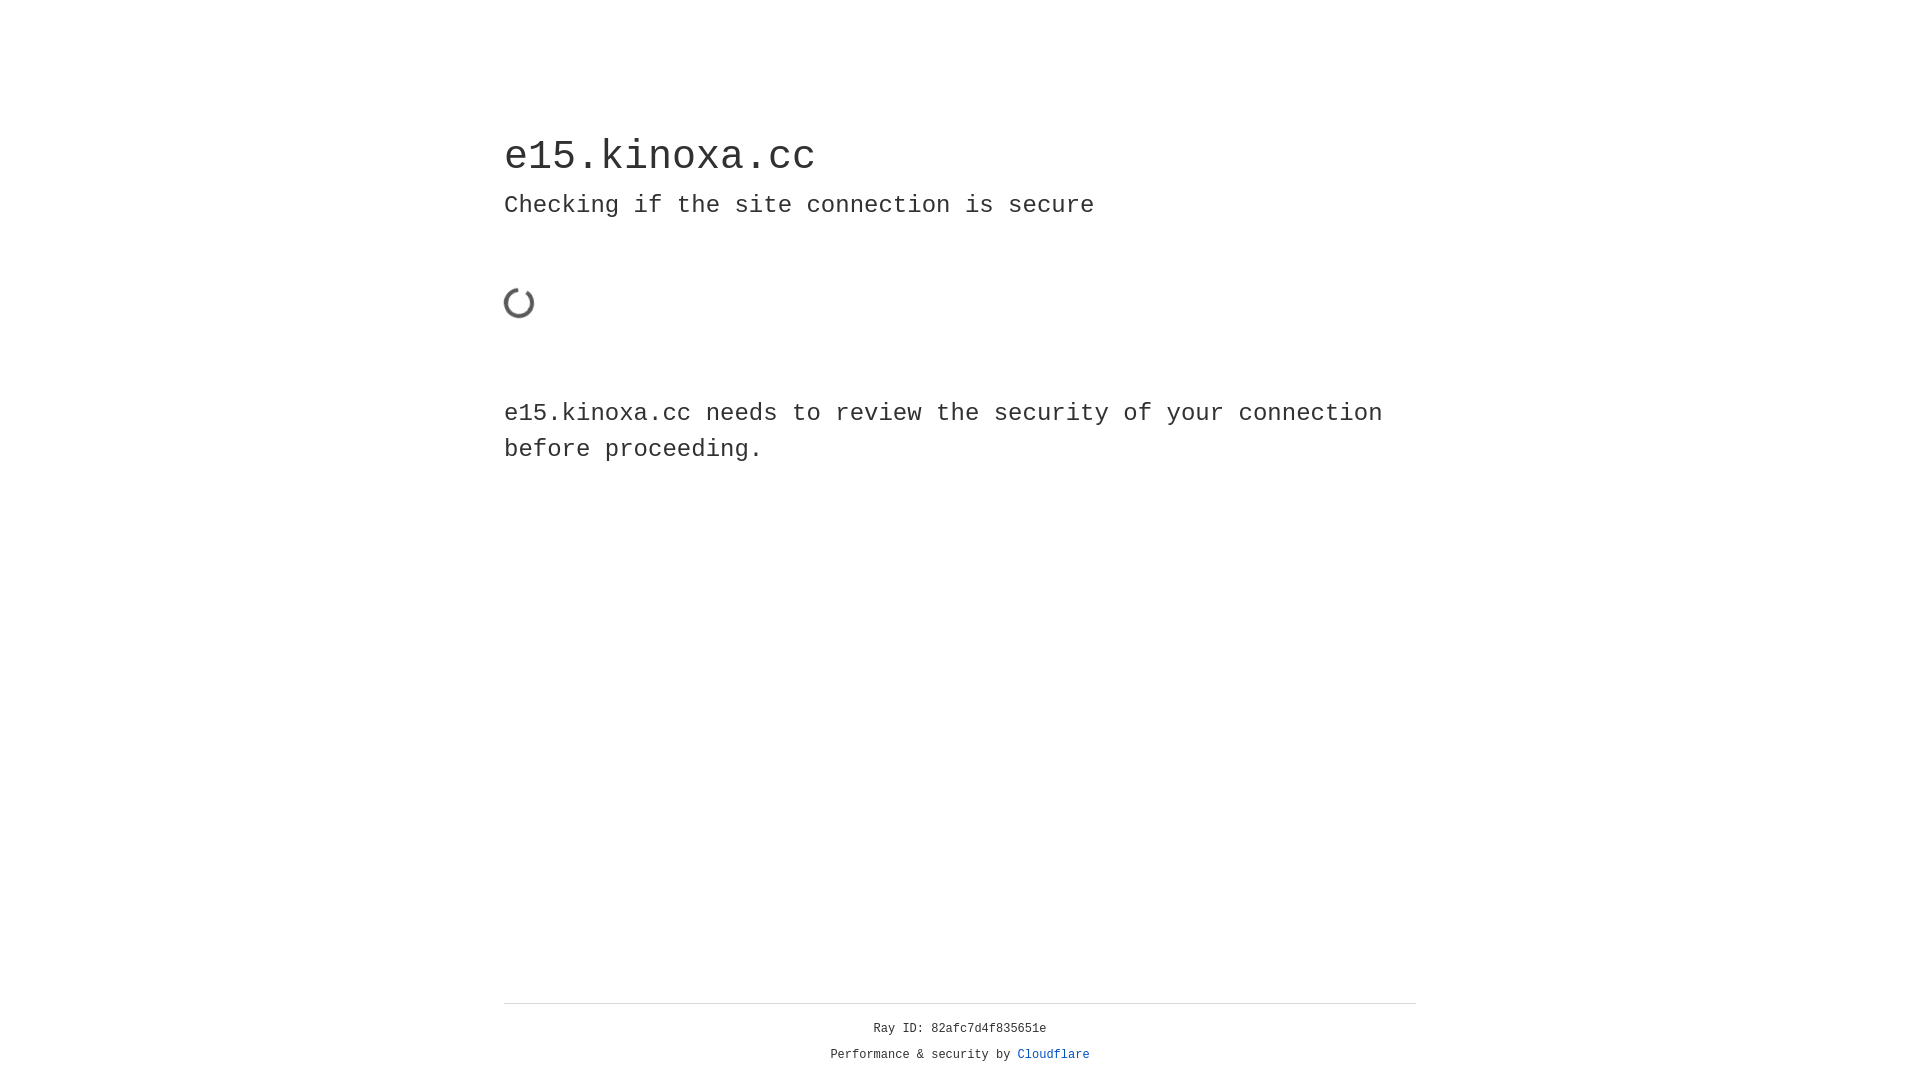 The height and width of the screenshot is (1080, 1920). I want to click on 'Cloudflare', so click(1053, 1054).